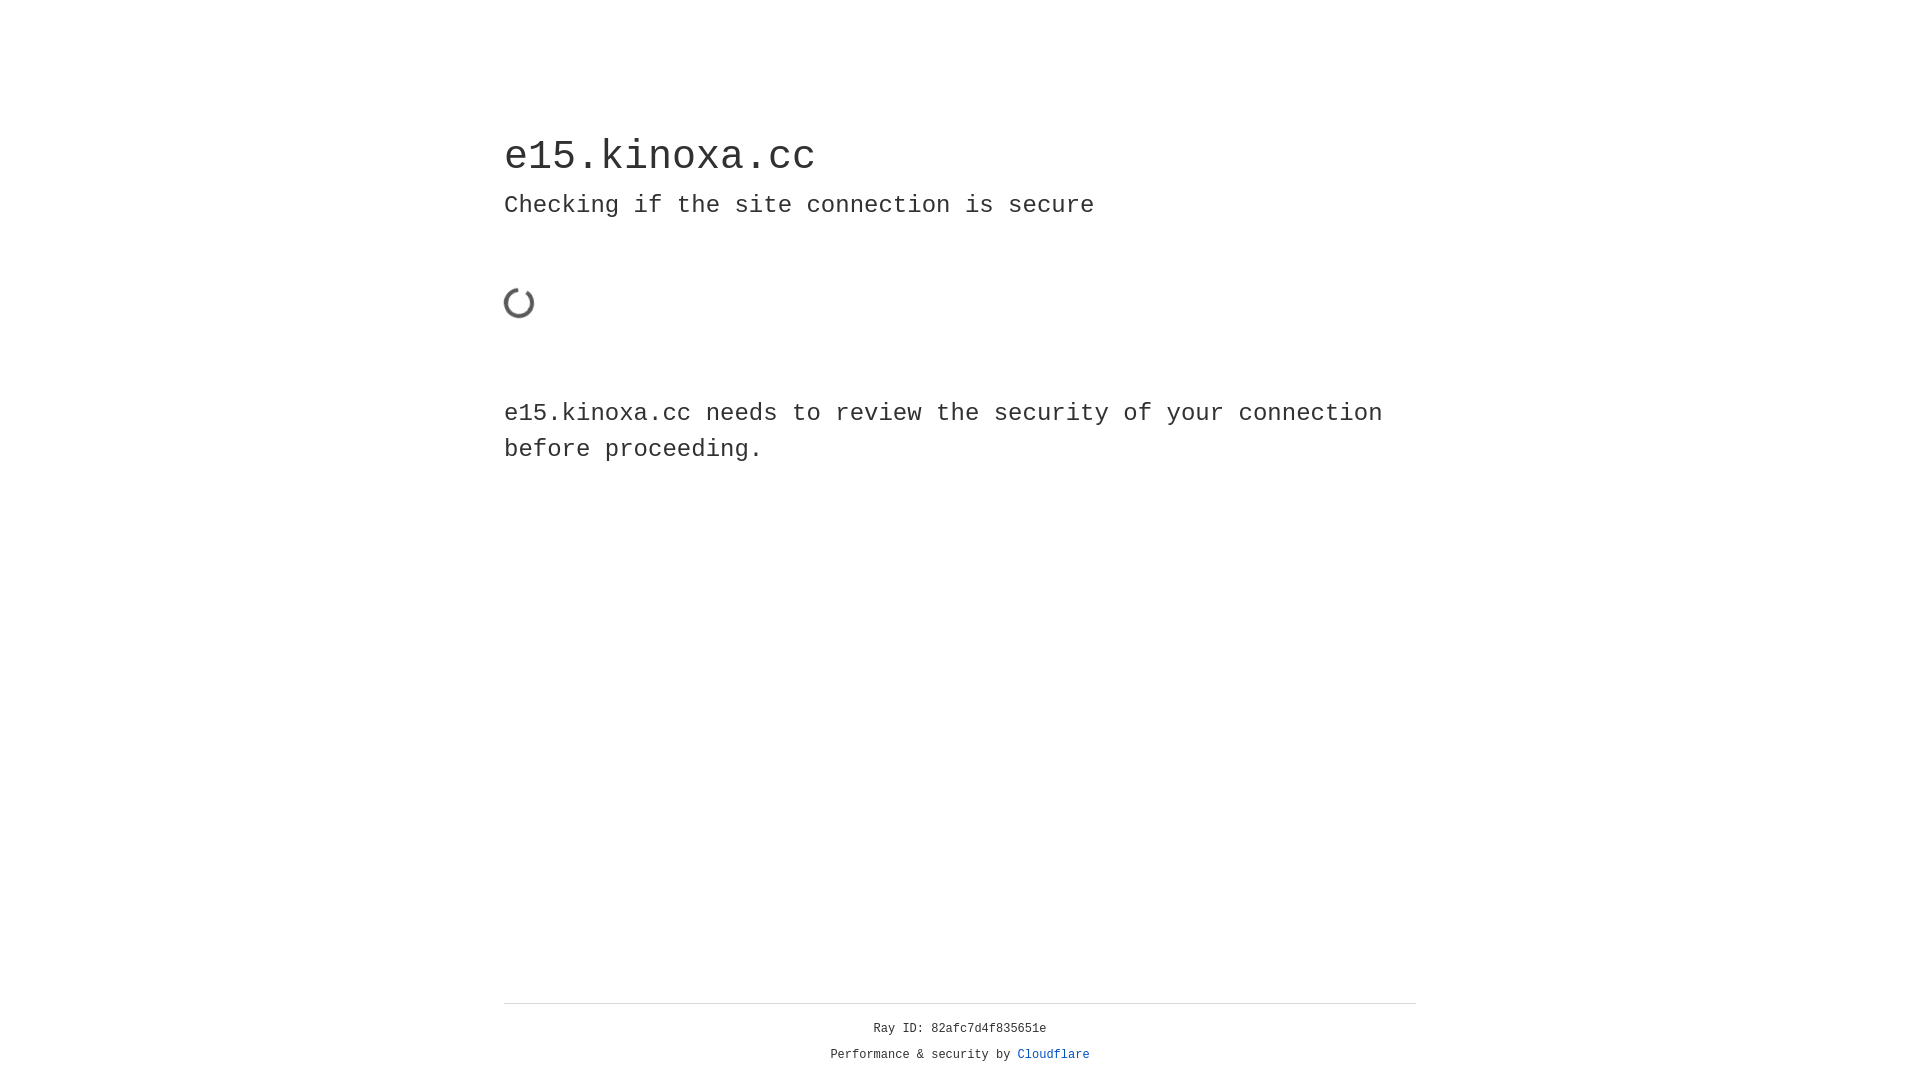 The height and width of the screenshot is (1080, 1920). I want to click on 'Cloudflare', so click(1053, 1054).